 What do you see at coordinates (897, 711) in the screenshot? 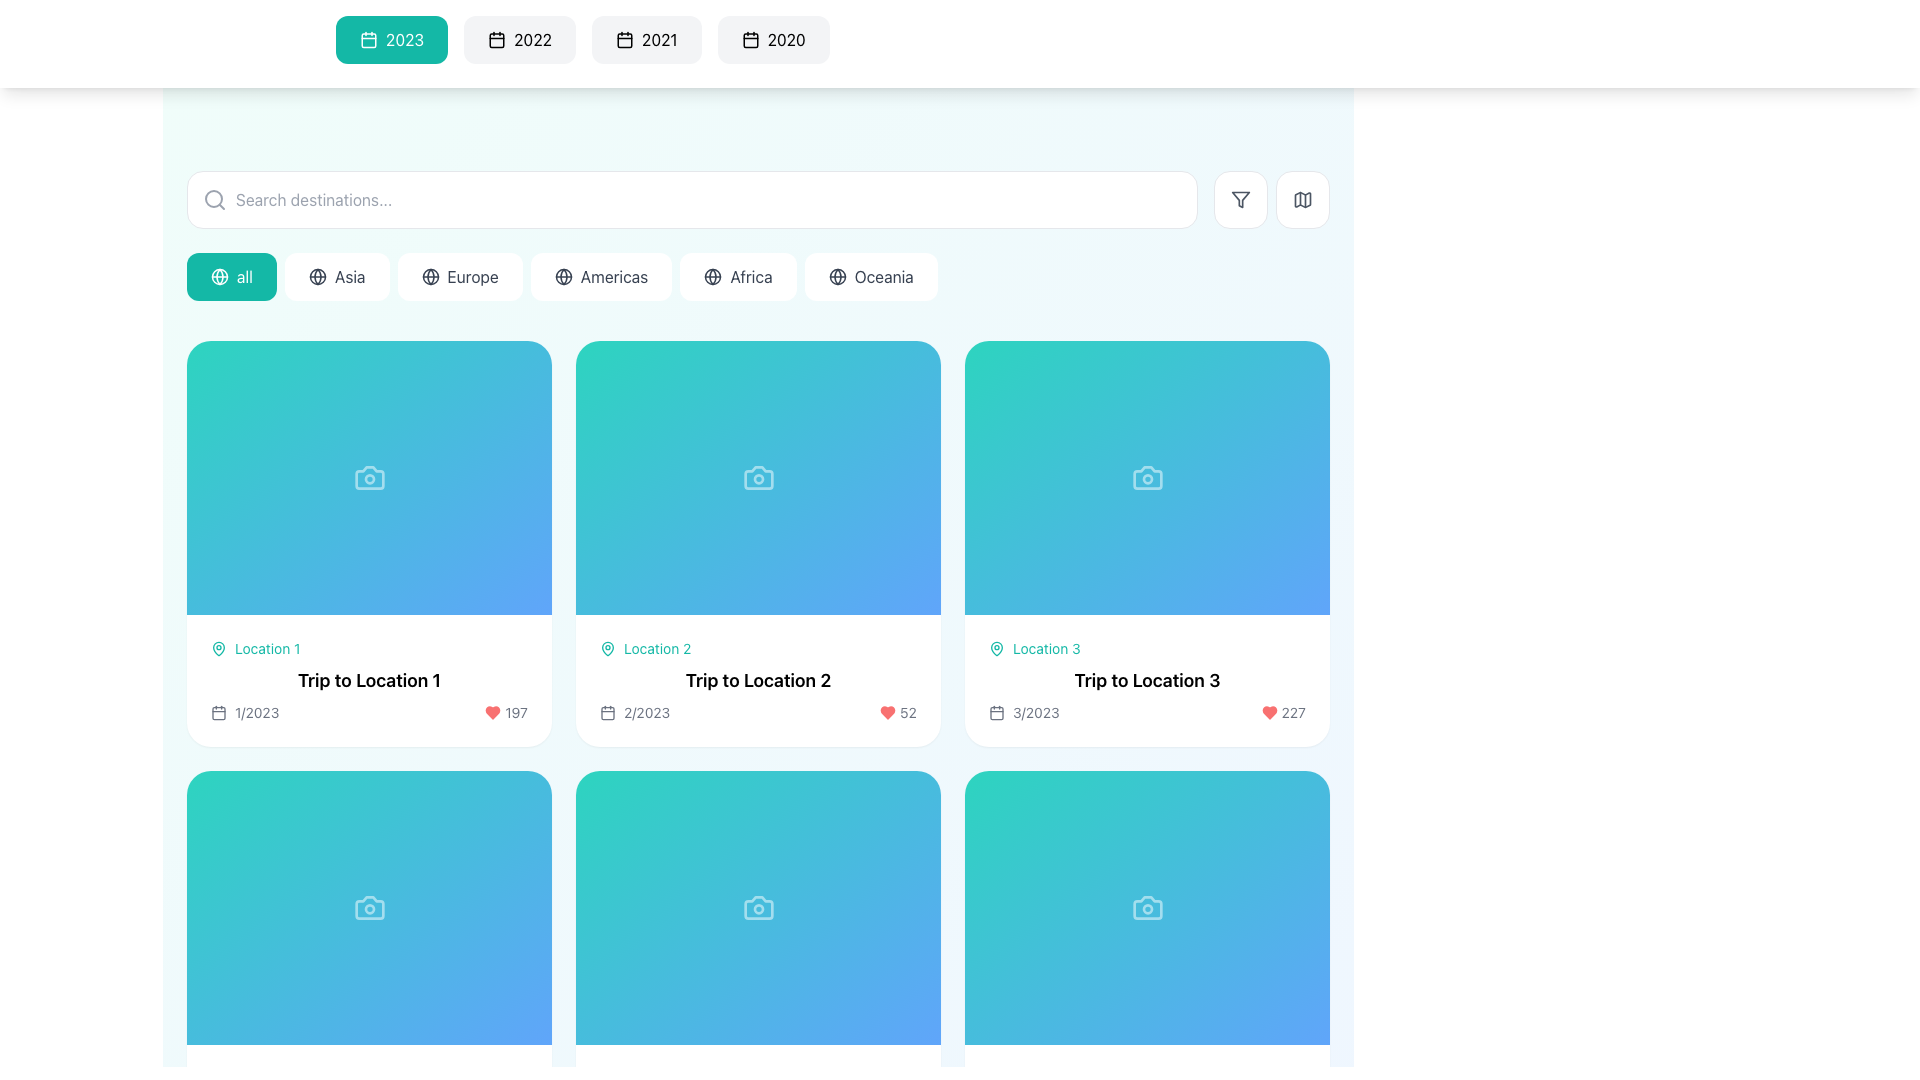
I see `static display element consisting of a red heart icon and the number '52' located in the bottom-right section of the second card in a grid layout` at bounding box center [897, 711].